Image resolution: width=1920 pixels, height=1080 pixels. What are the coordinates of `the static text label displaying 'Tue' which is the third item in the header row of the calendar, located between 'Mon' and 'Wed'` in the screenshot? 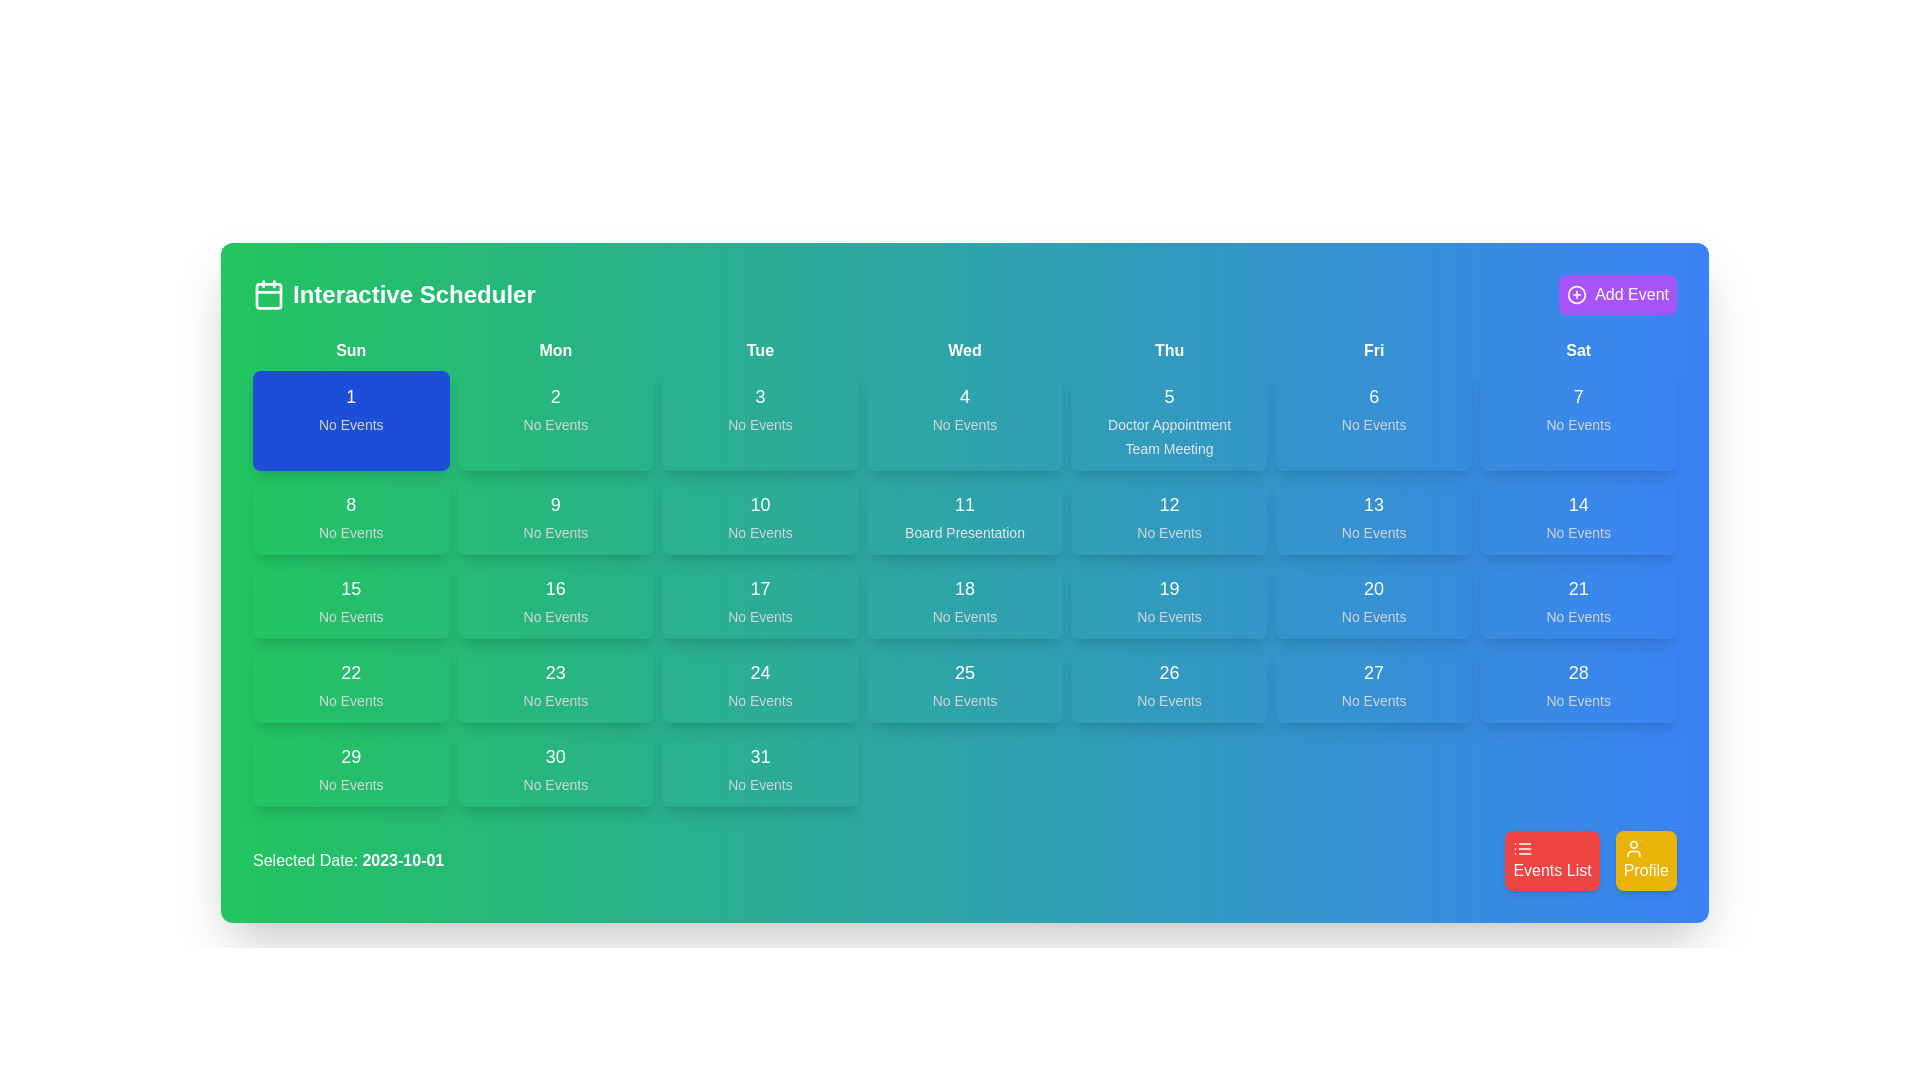 It's located at (759, 350).